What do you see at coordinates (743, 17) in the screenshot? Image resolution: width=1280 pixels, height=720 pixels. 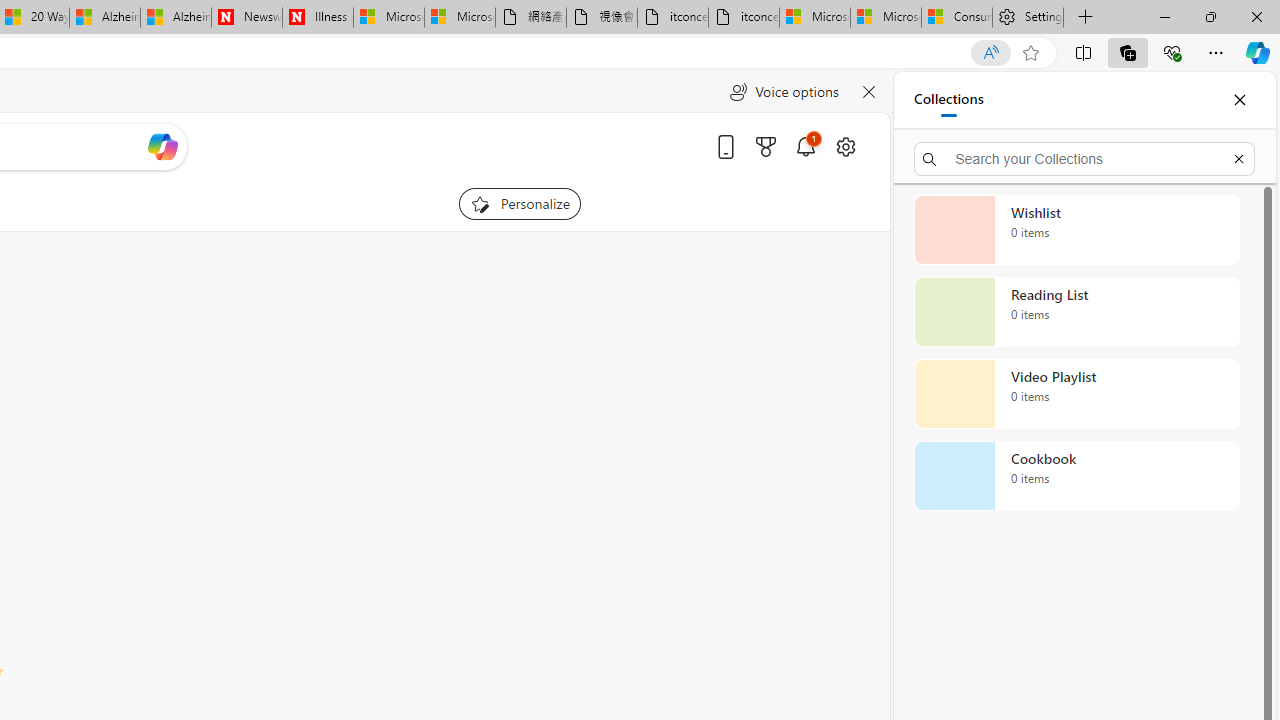 I see `'itconcepthk.com/projector_solutions.mp4'` at bounding box center [743, 17].